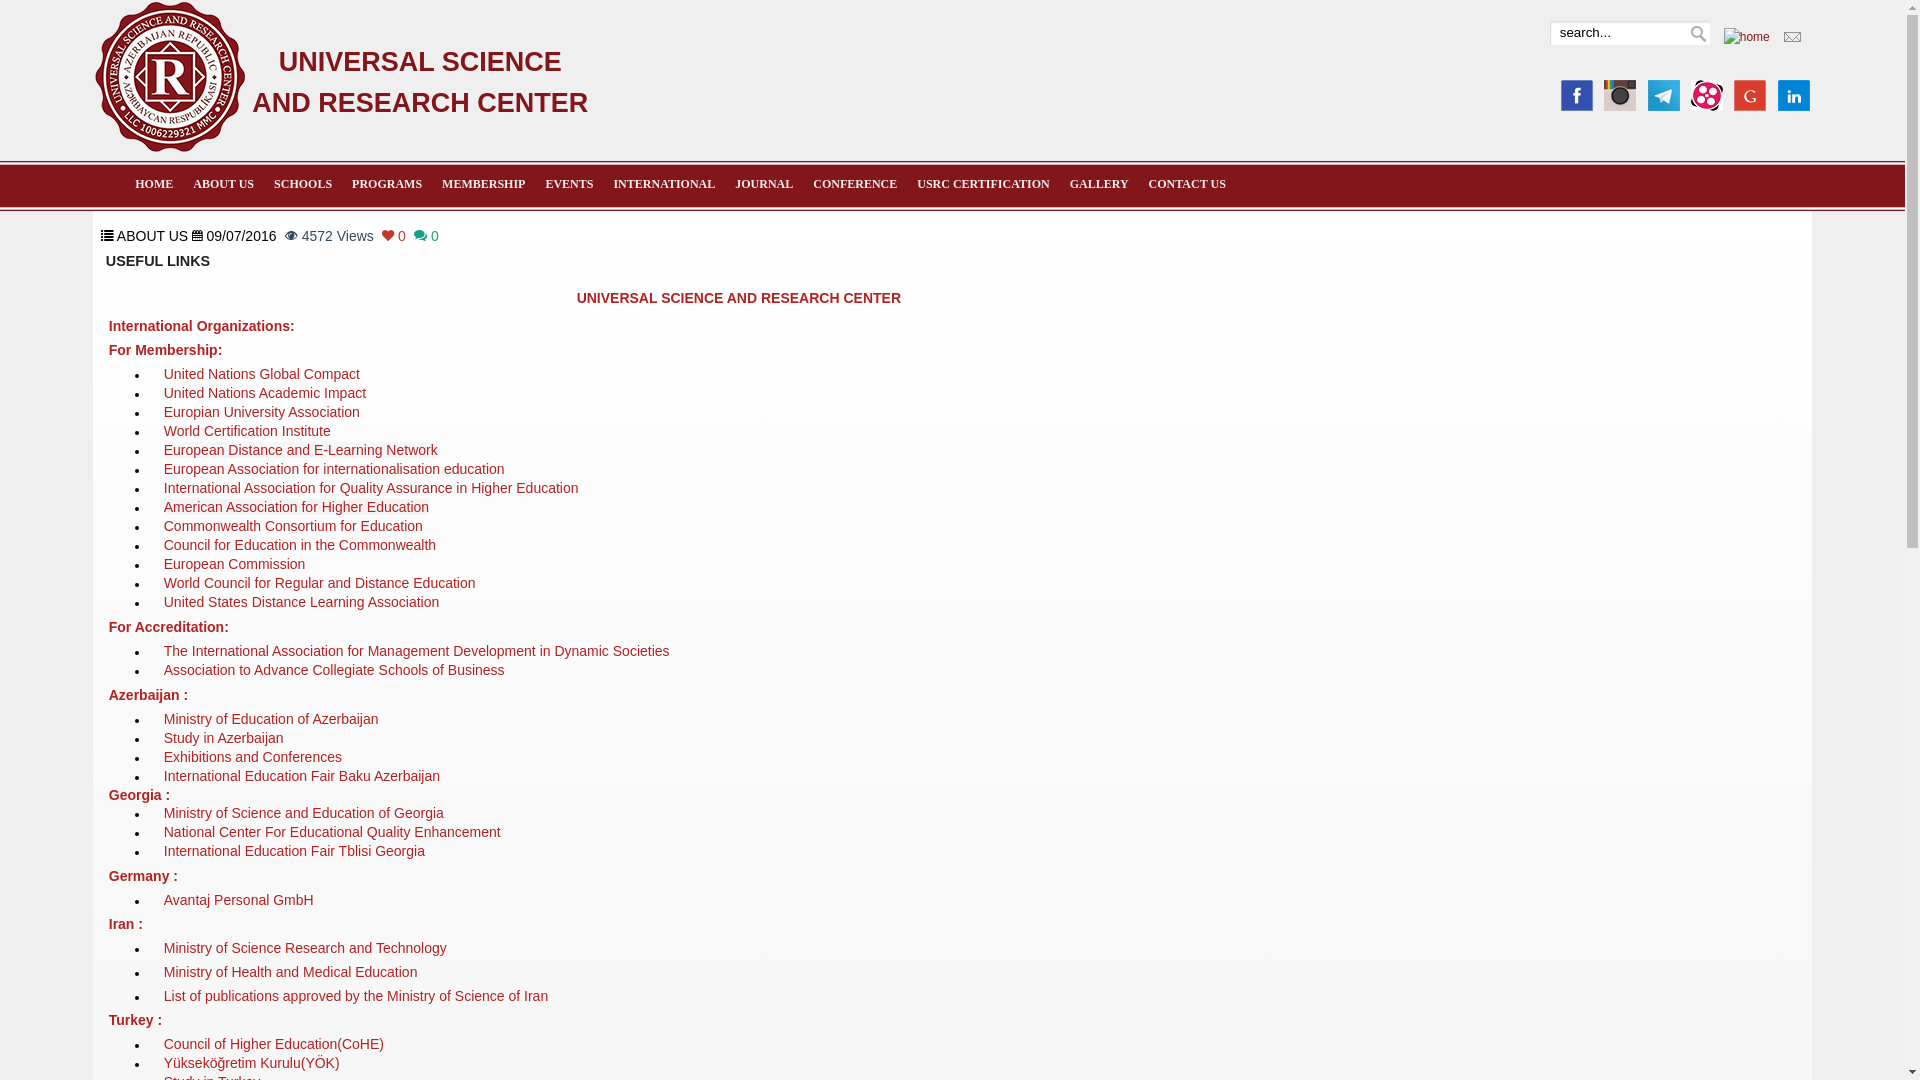 This screenshot has width=1920, height=1080. Describe the element at coordinates (983, 184) in the screenshot. I see `'USRC CERTIFICATION'` at that location.